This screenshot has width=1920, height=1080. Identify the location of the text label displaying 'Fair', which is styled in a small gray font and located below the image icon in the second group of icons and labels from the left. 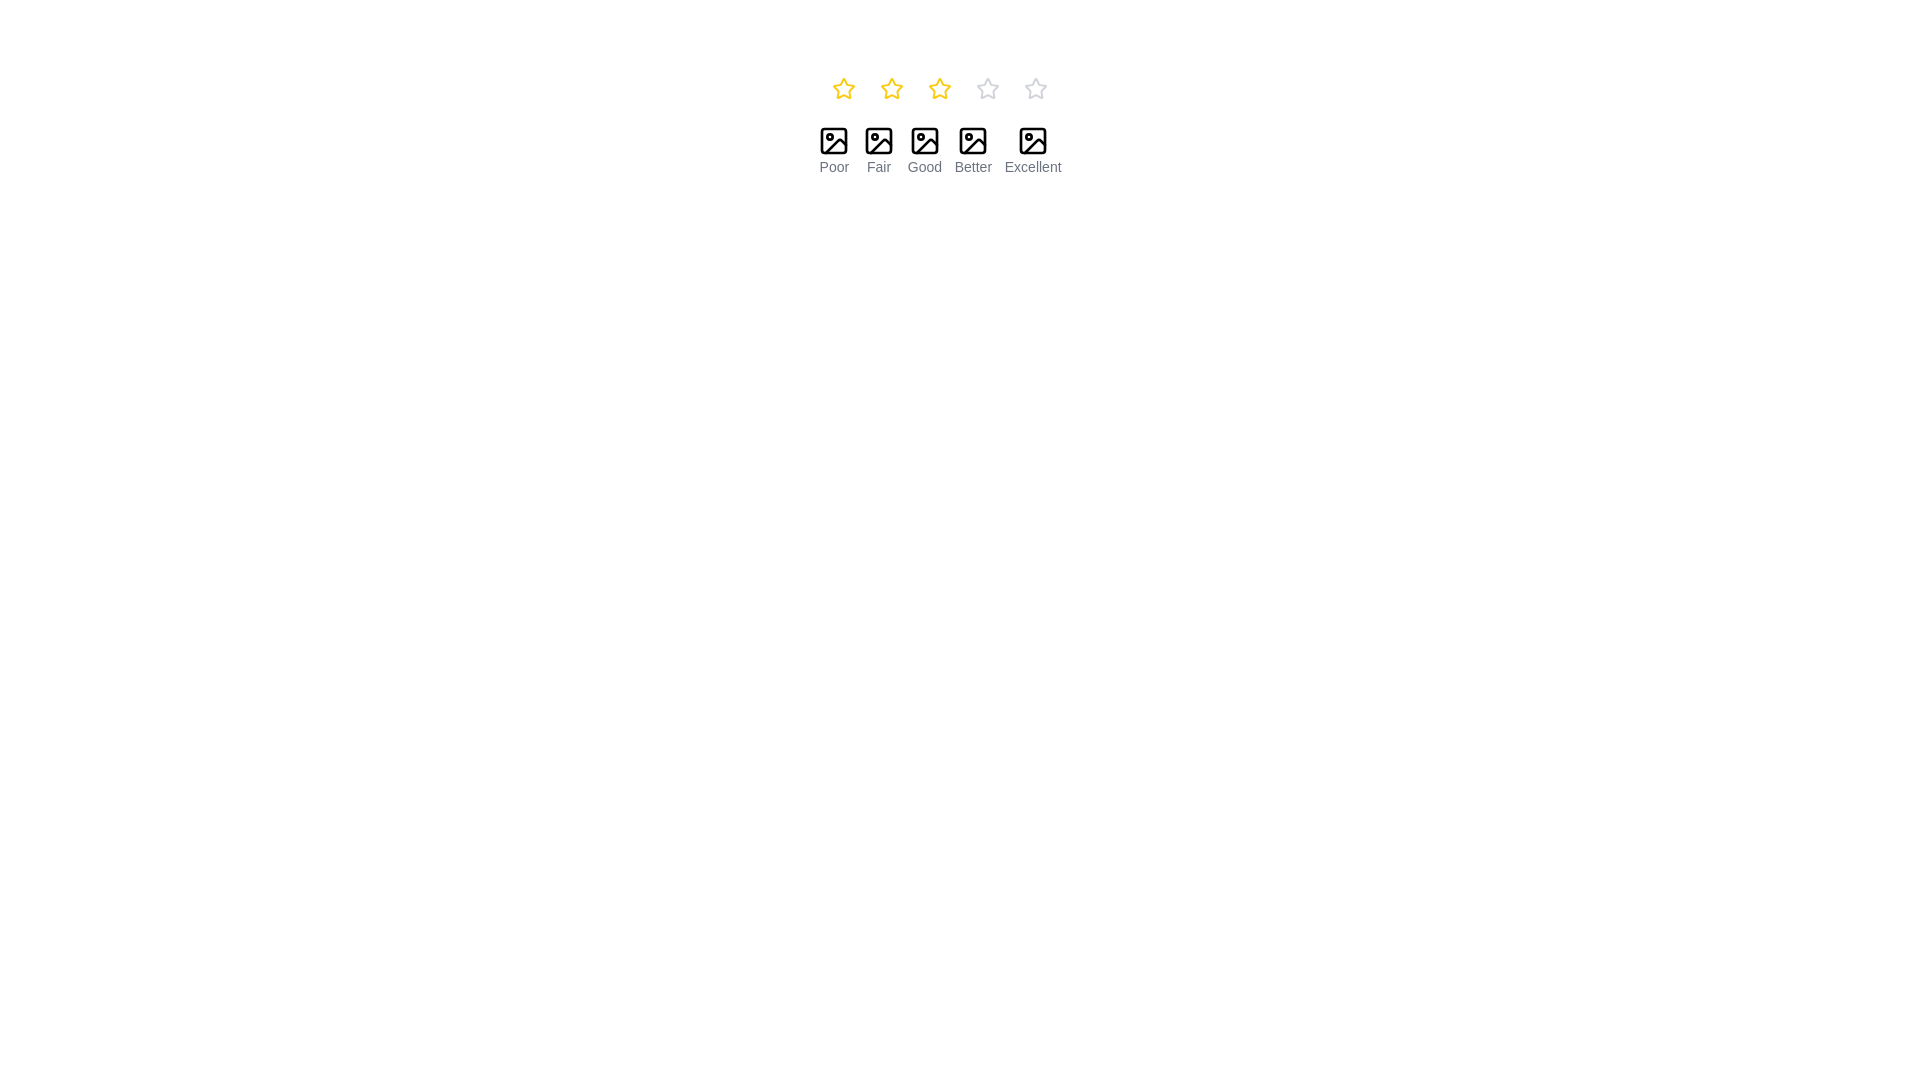
(878, 165).